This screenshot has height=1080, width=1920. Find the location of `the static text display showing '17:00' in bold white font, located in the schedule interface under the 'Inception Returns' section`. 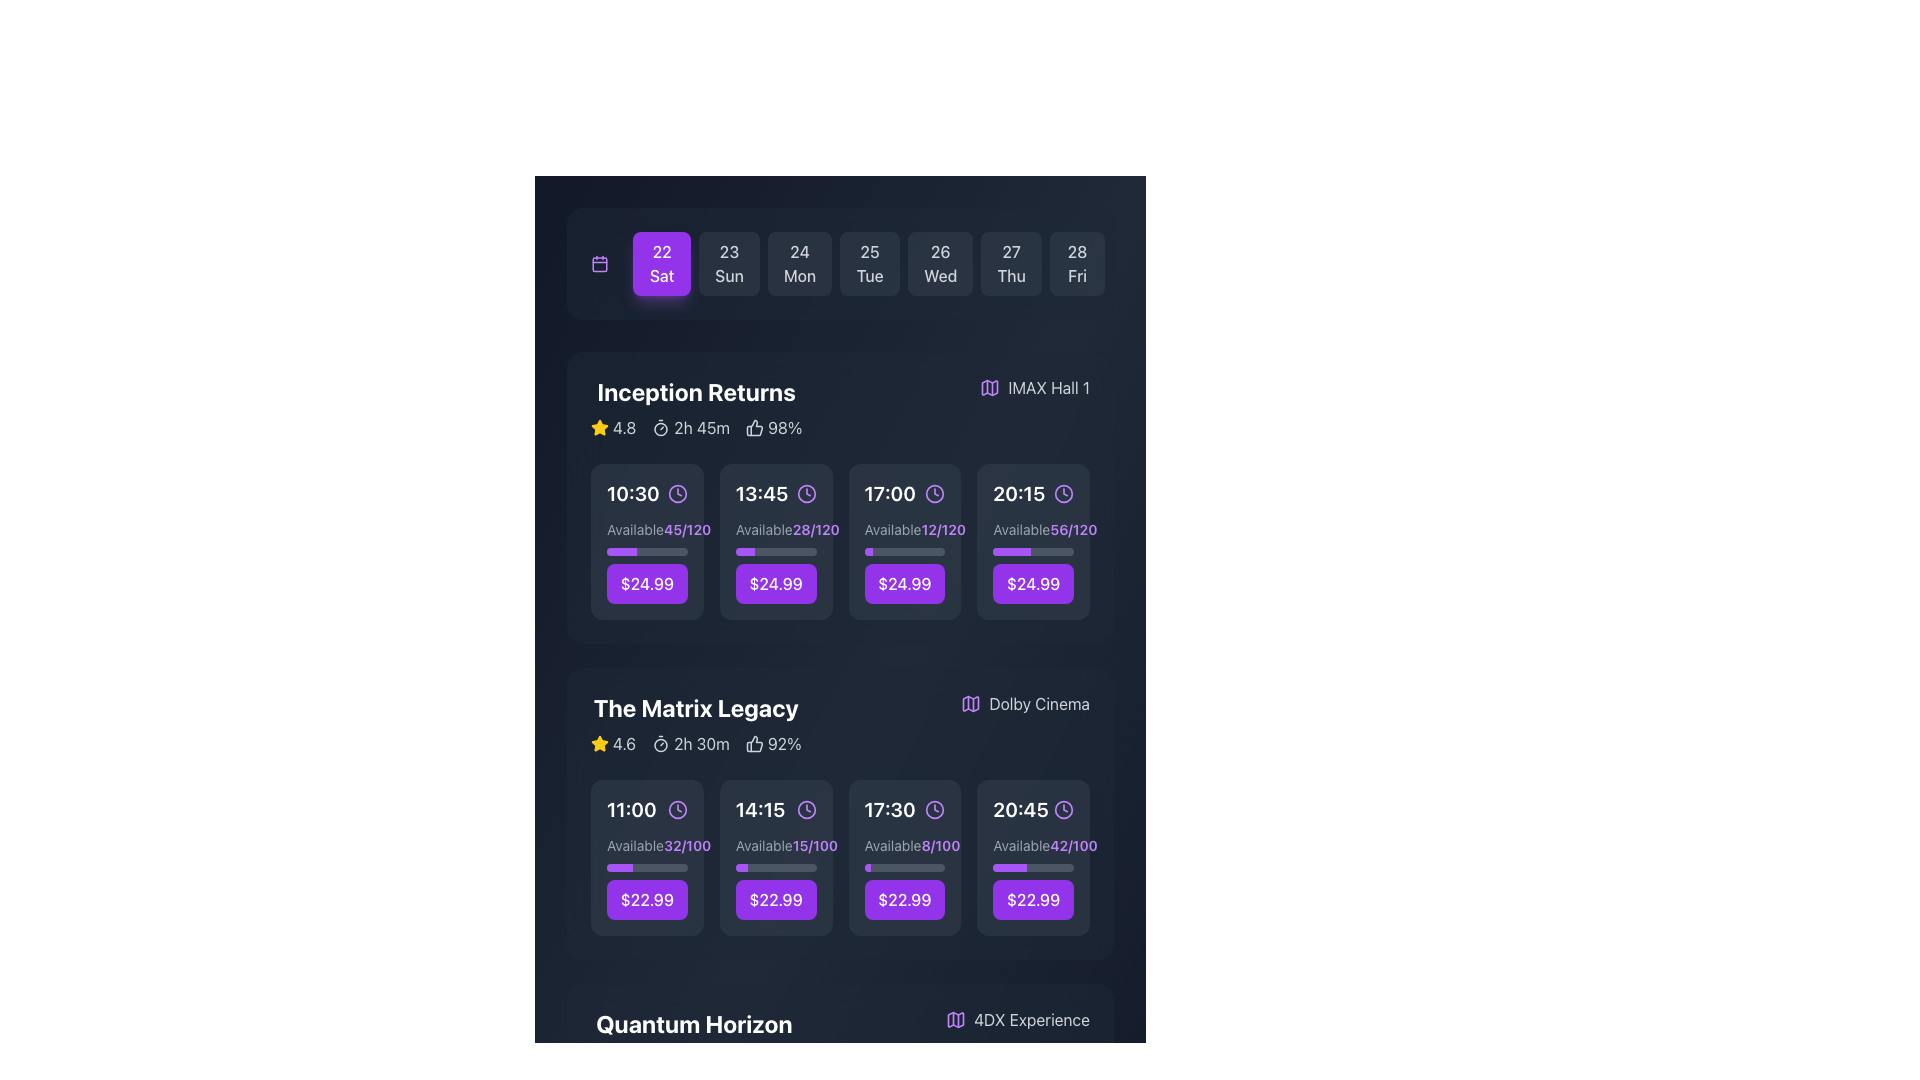

the static text display showing '17:00' in bold white font, located in the schedule interface under the 'Inception Returns' section is located at coordinates (889, 493).